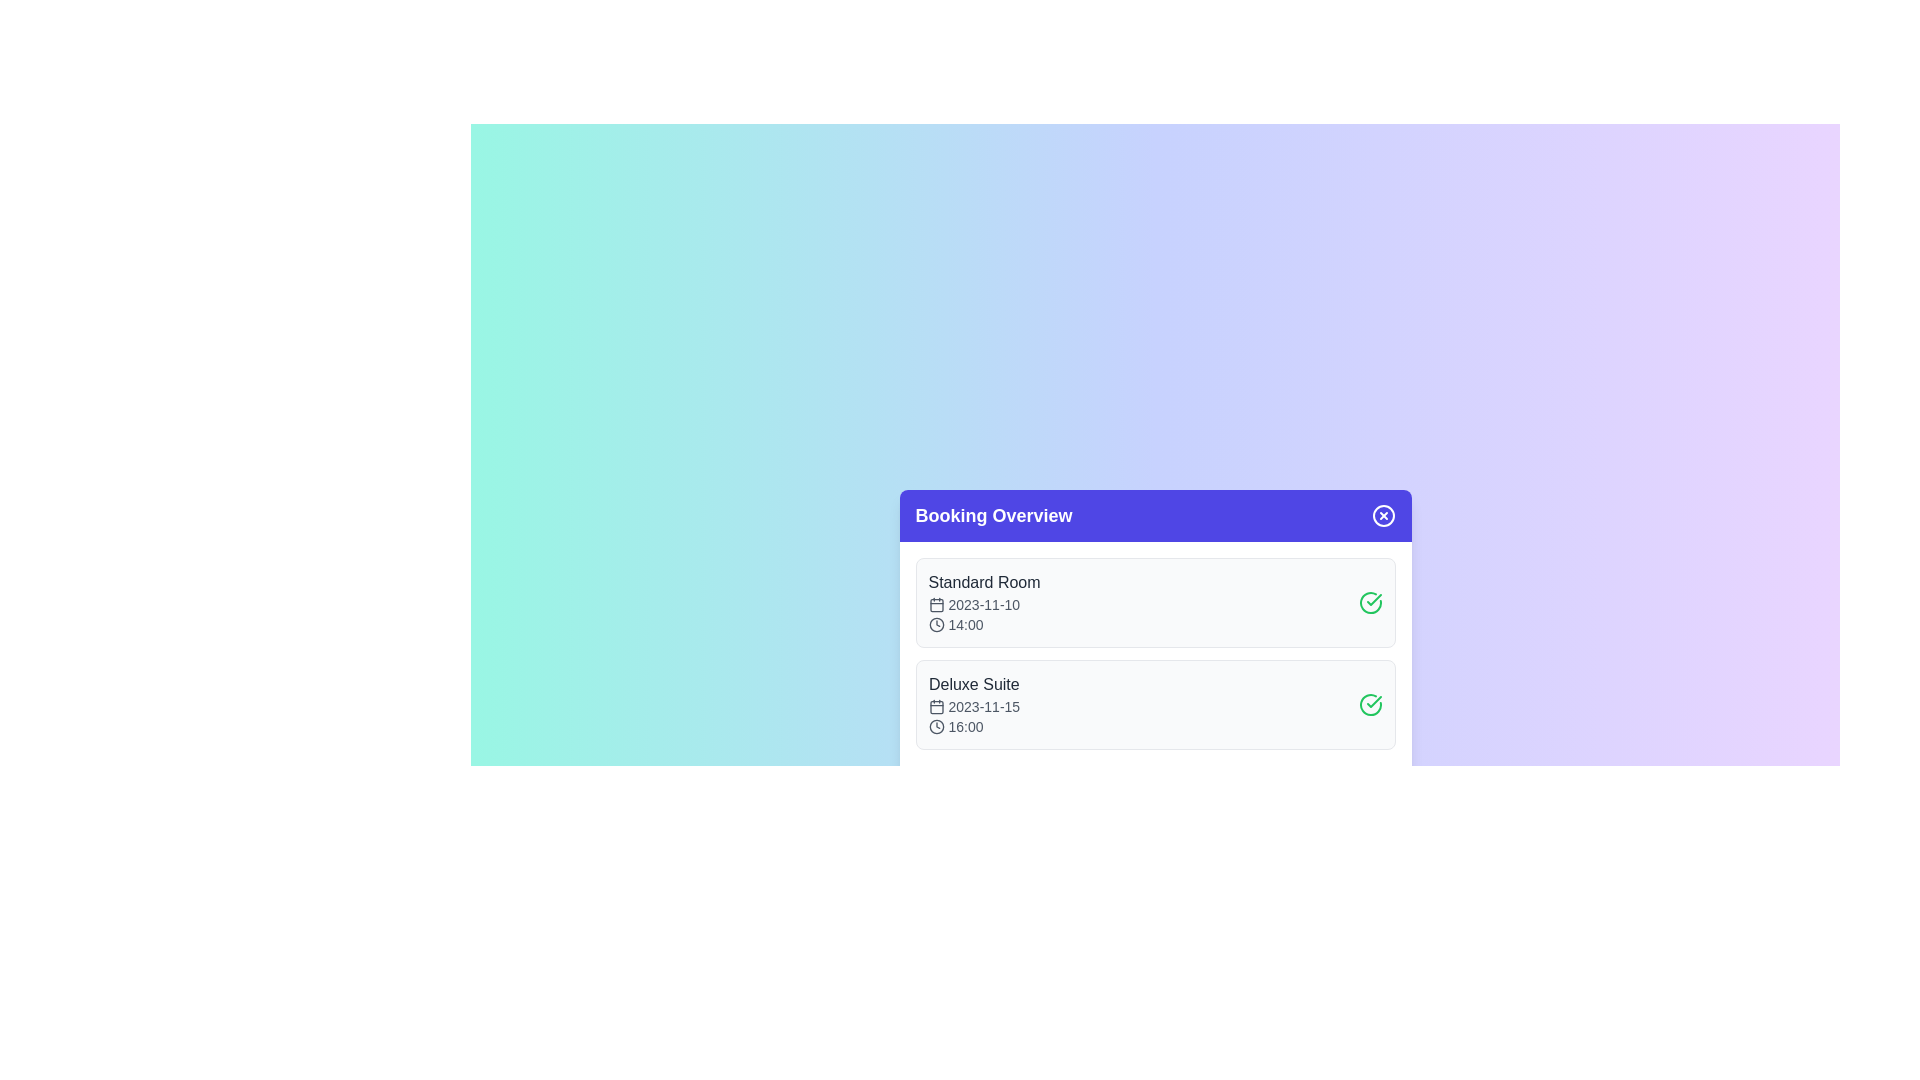 The width and height of the screenshot is (1920, 1080). I want to click on the booking item labeled 'Deluxe Suite' to reveal potential actions, so click(1155, 704).